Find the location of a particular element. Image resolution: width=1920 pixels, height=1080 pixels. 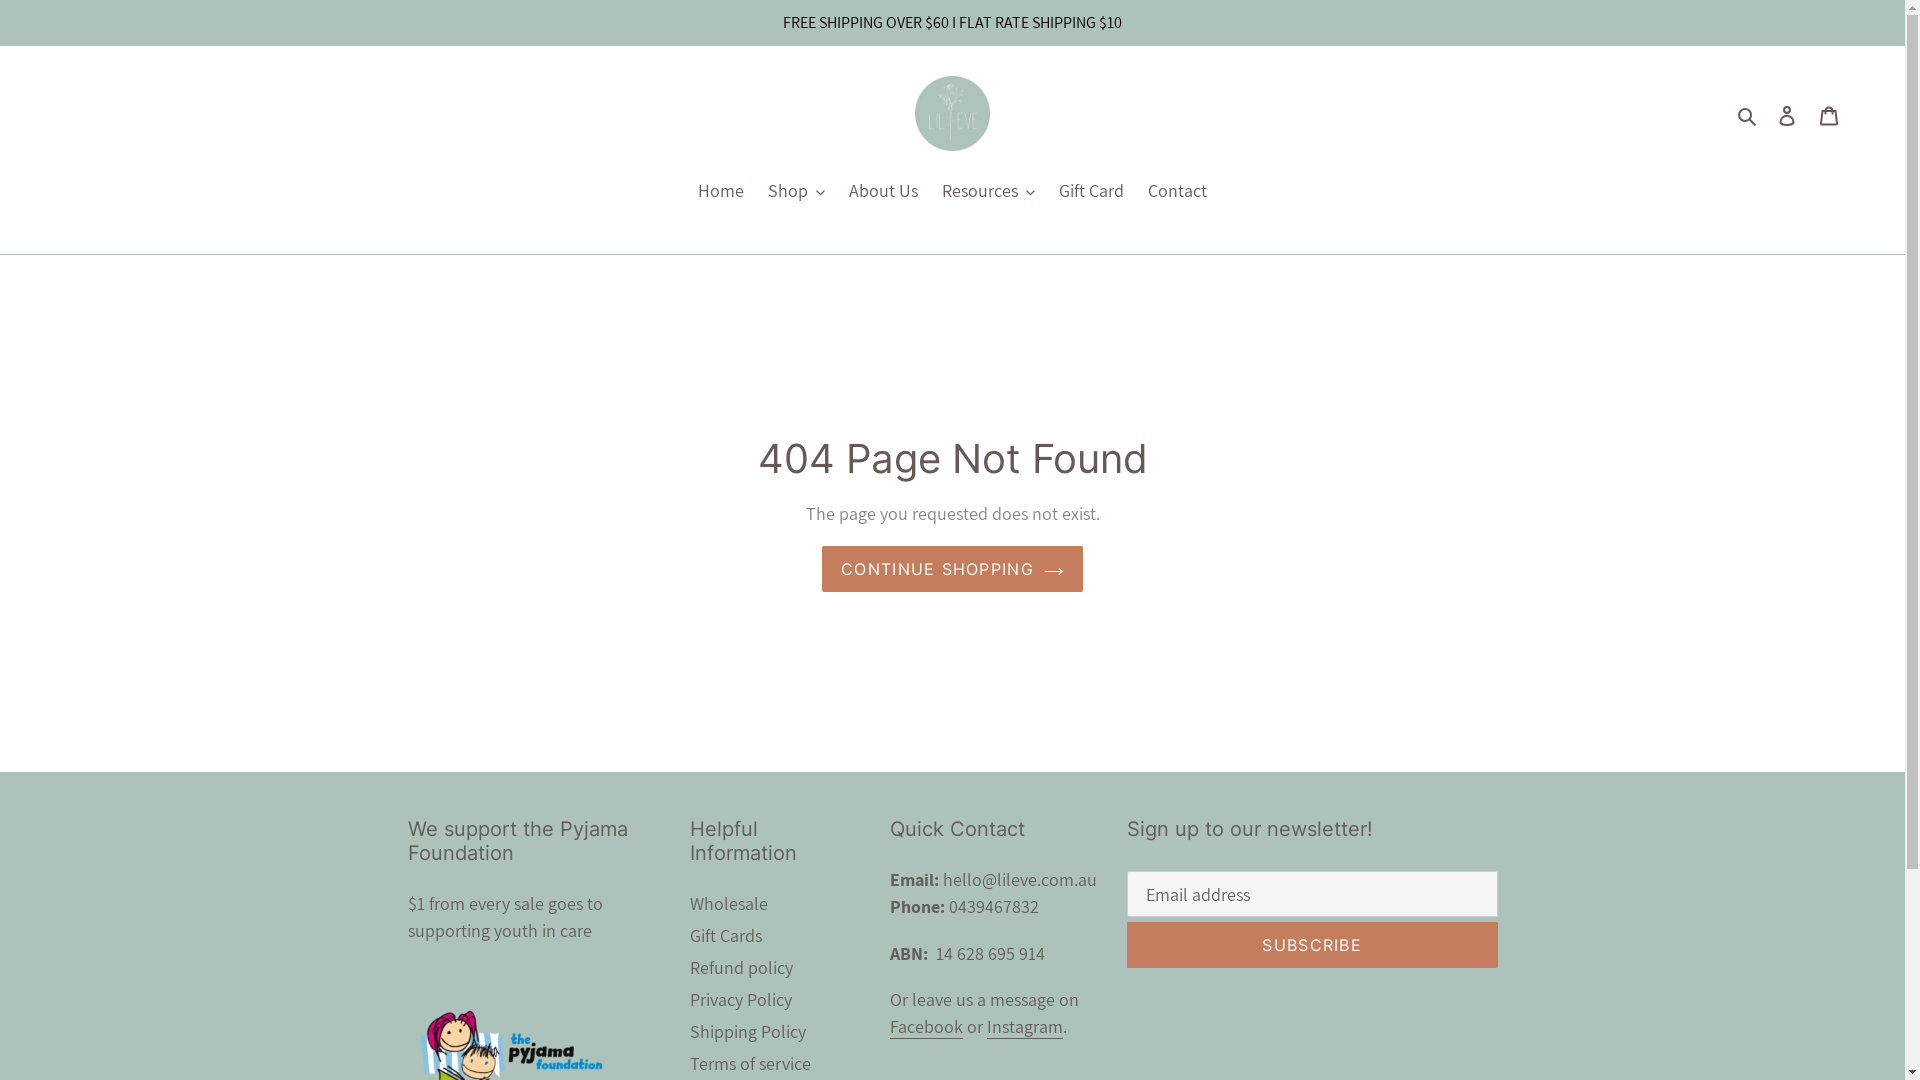

'Cart' is located at coordinates (1808, 113).